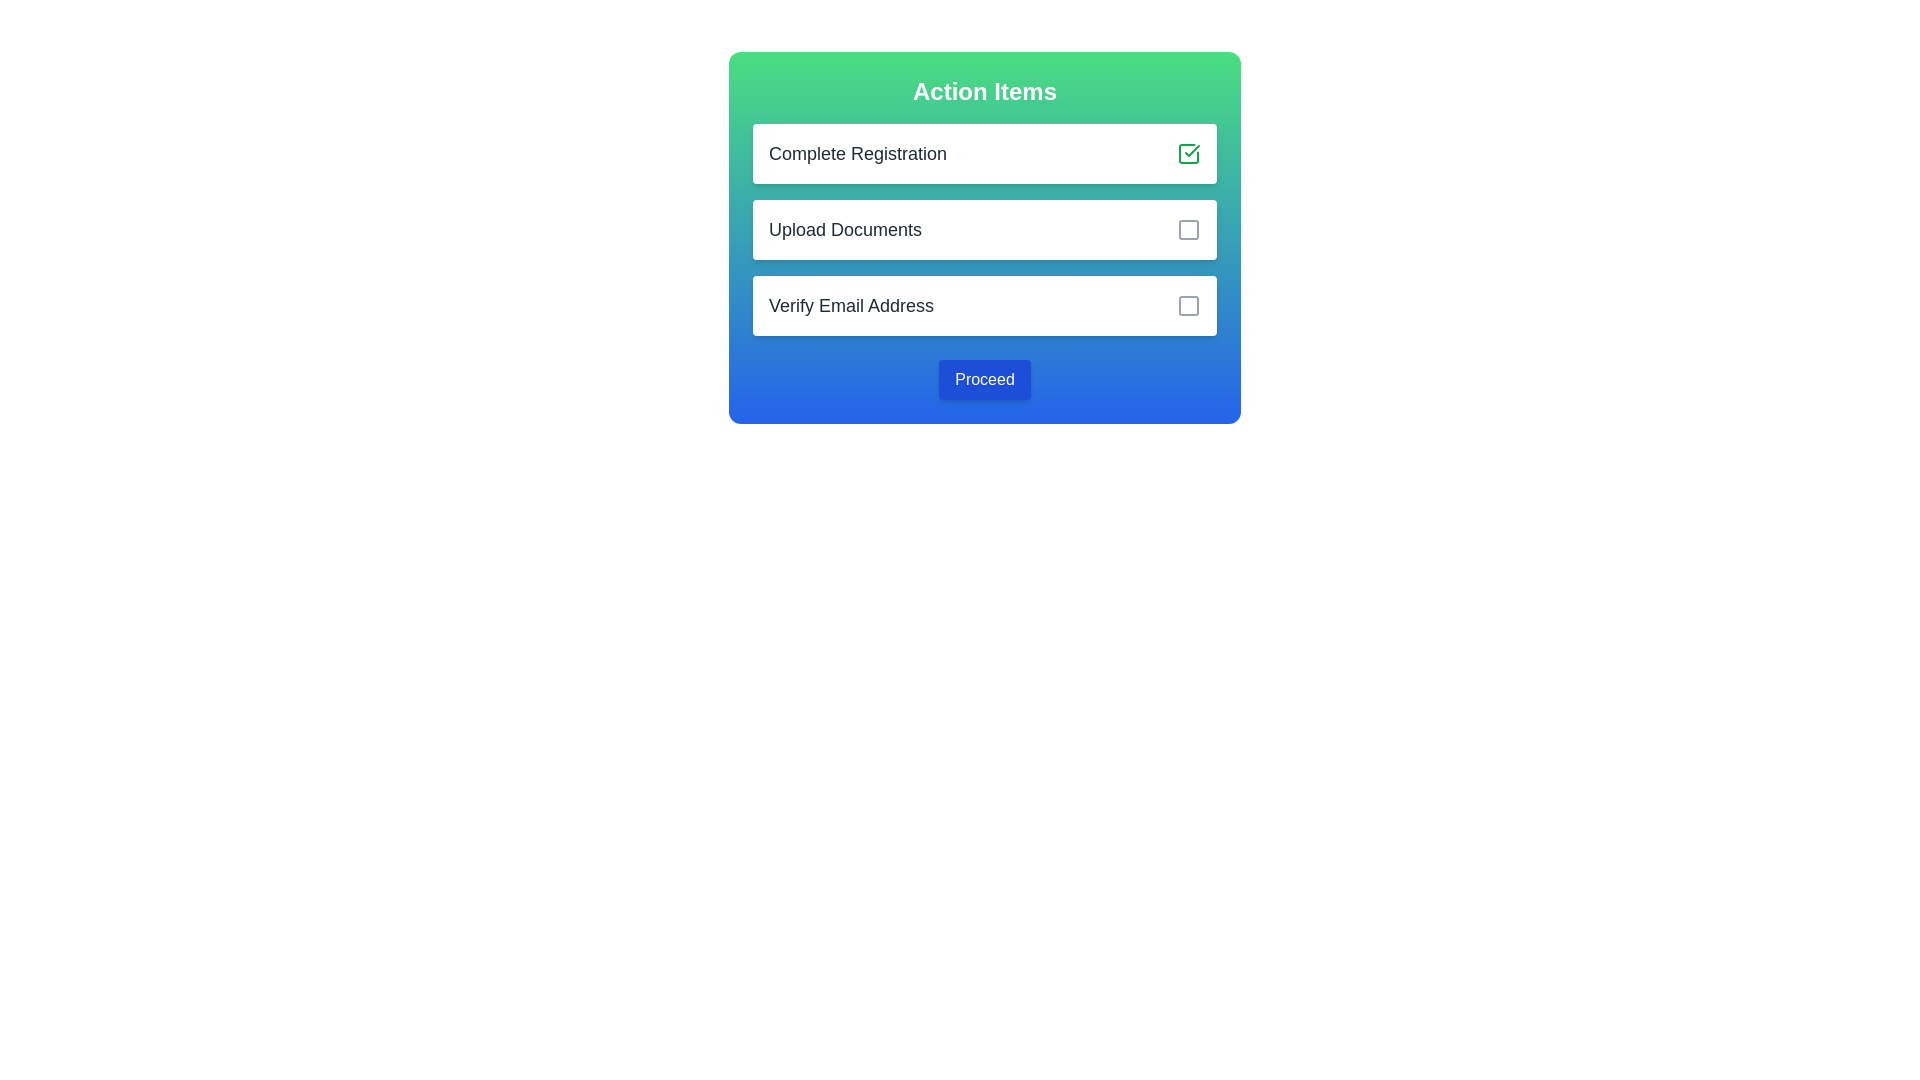 The image size is (1920, 1080). Describe the element at coordinates (1189, 229) in the screenshot. I see `the interactive square icon with rounded corners located to the right of the 'Upload Documents' text` at that location.